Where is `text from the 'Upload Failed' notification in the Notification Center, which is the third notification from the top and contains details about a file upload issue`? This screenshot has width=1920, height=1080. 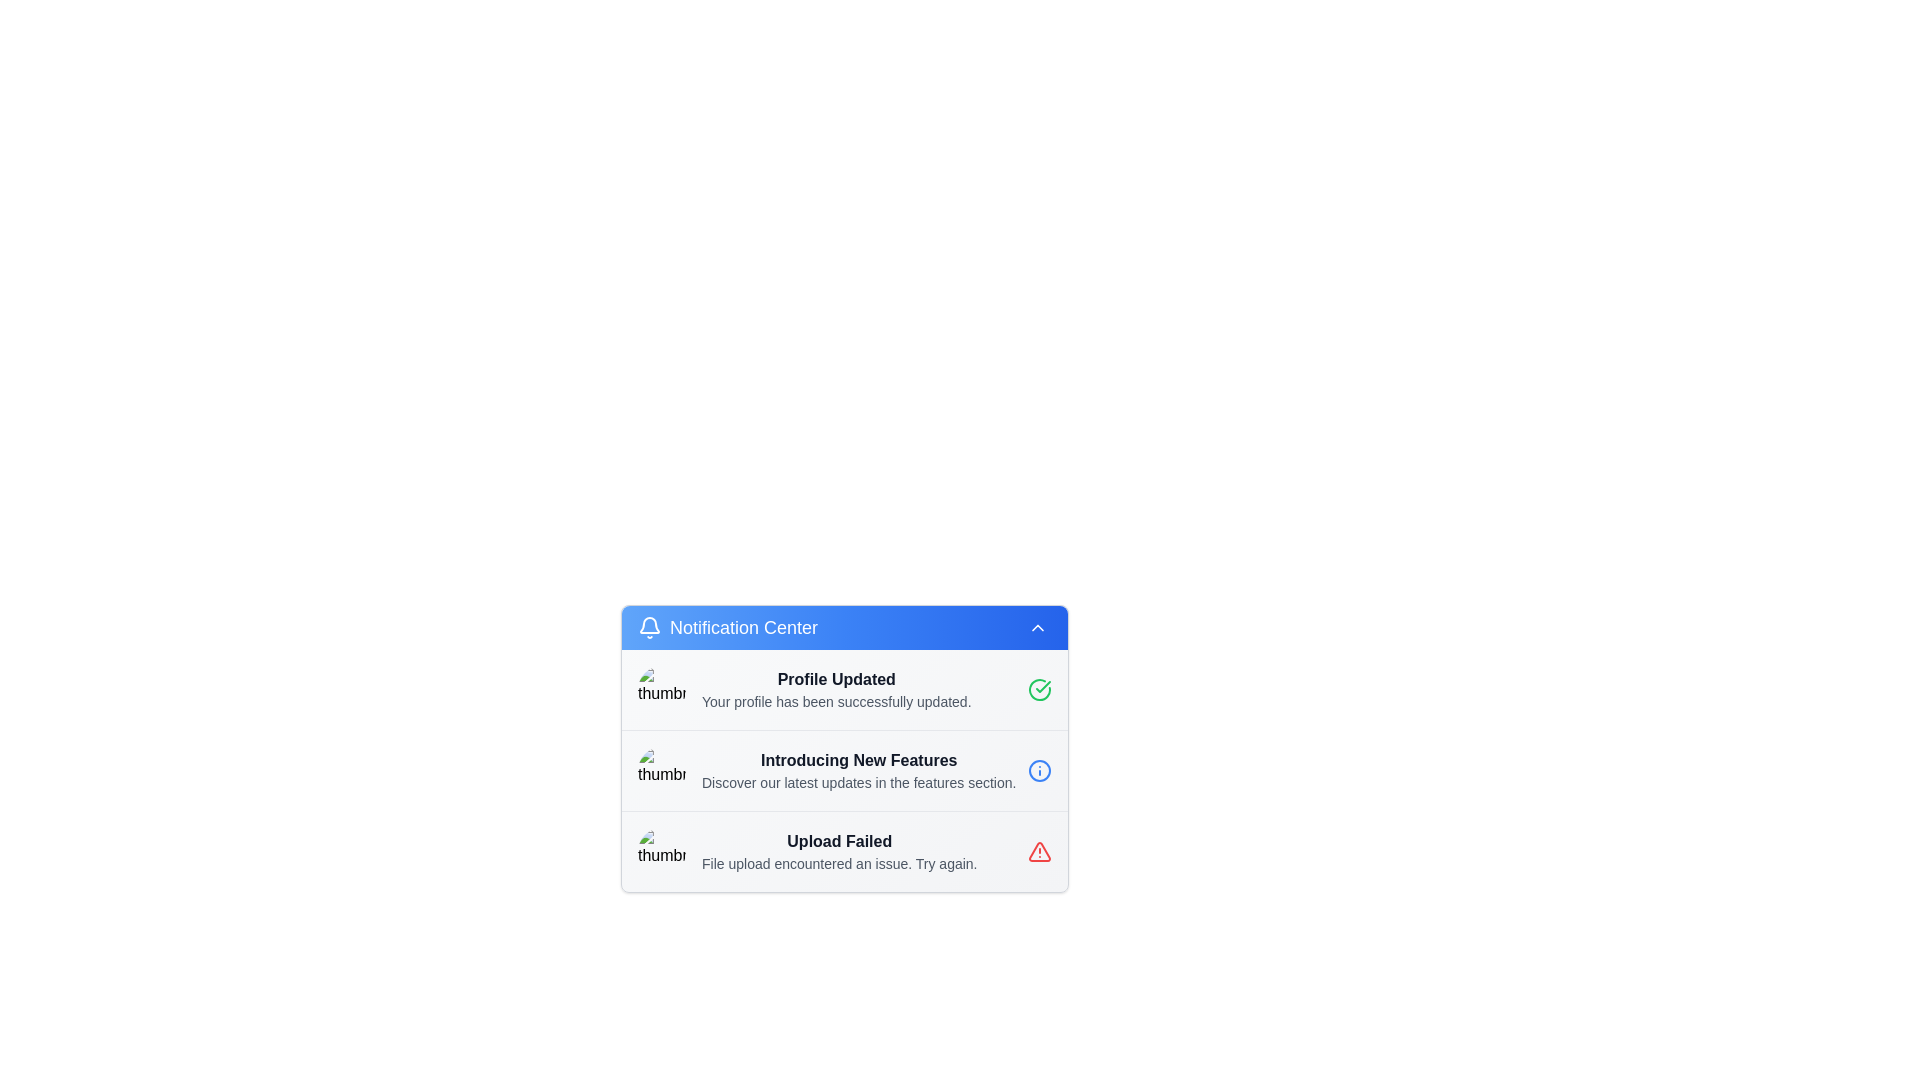 text from the 'Upload Failed' notification in the Notification Center, which is the third notification from the top and contains details about a file upload issue is located at coordinates (839, 852).